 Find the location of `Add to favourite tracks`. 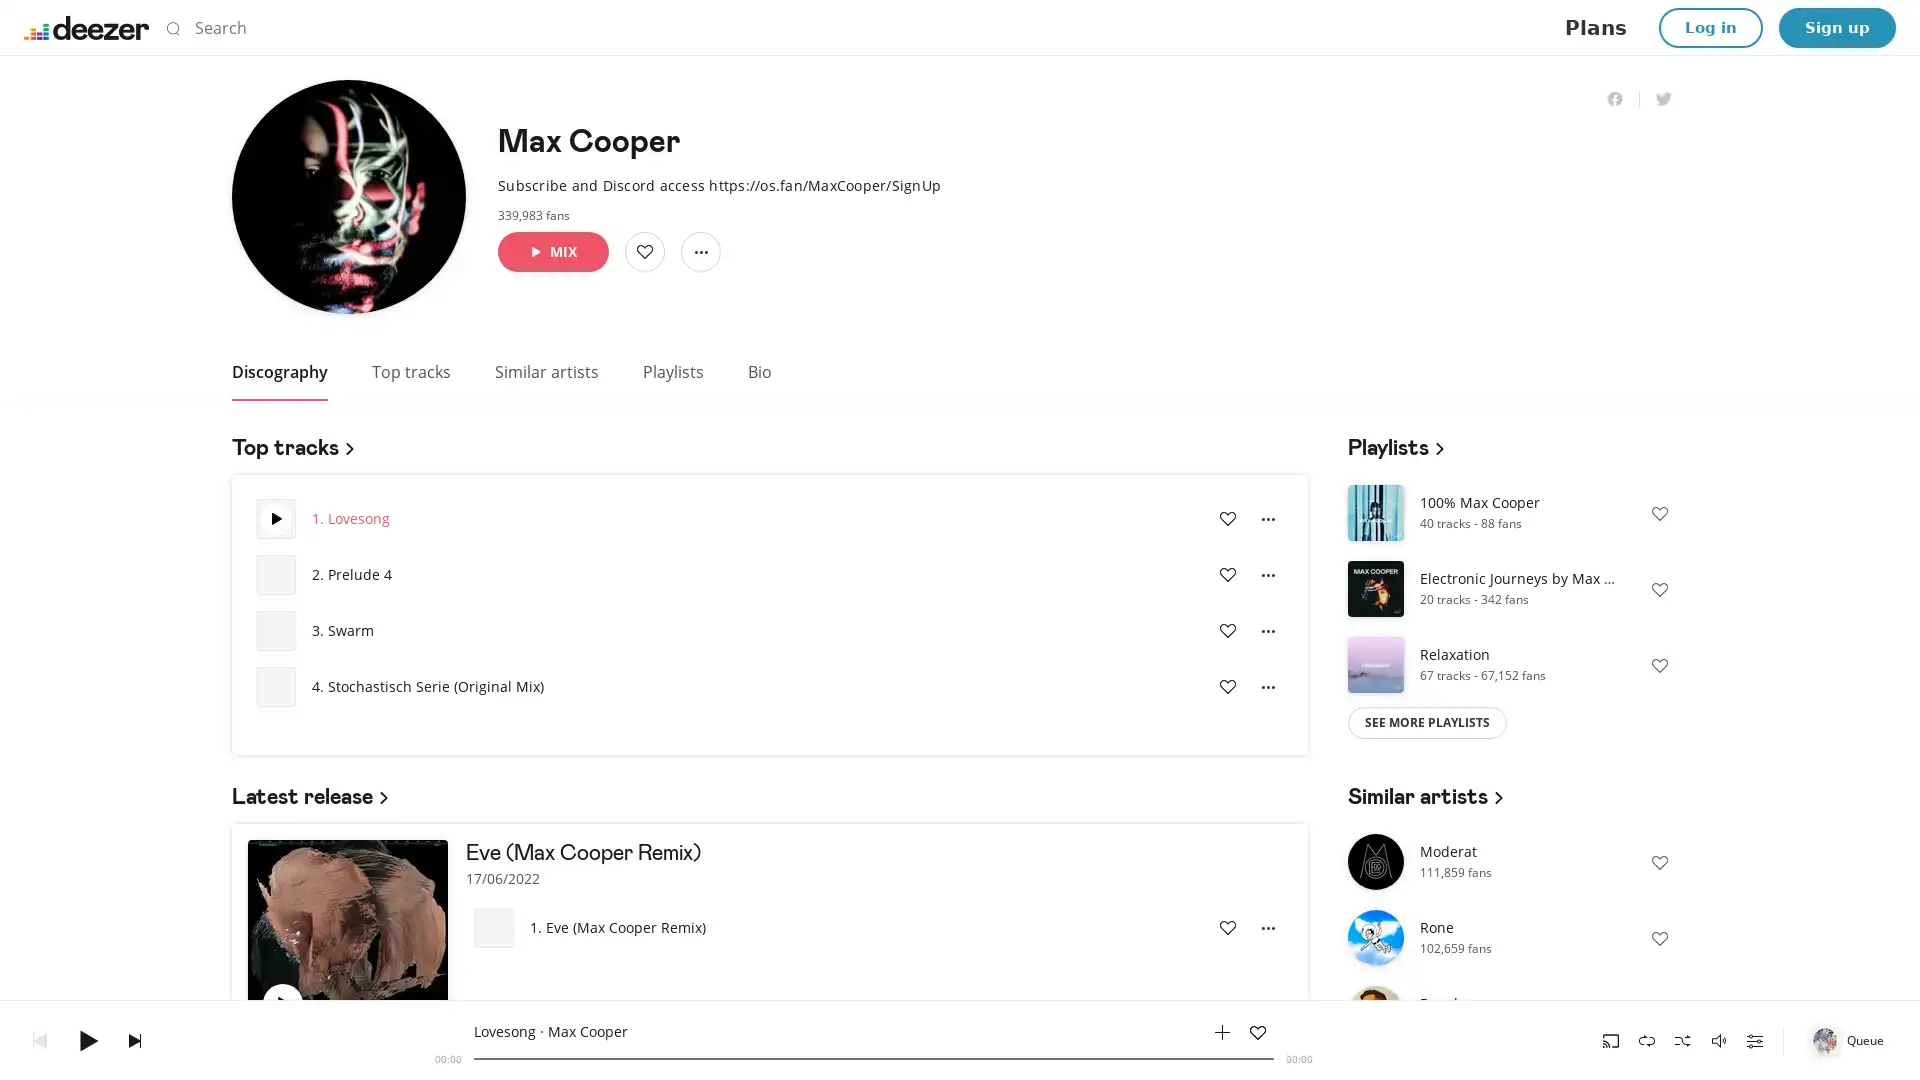

Add to favourite tracks is located at coordinates (1227, 928).